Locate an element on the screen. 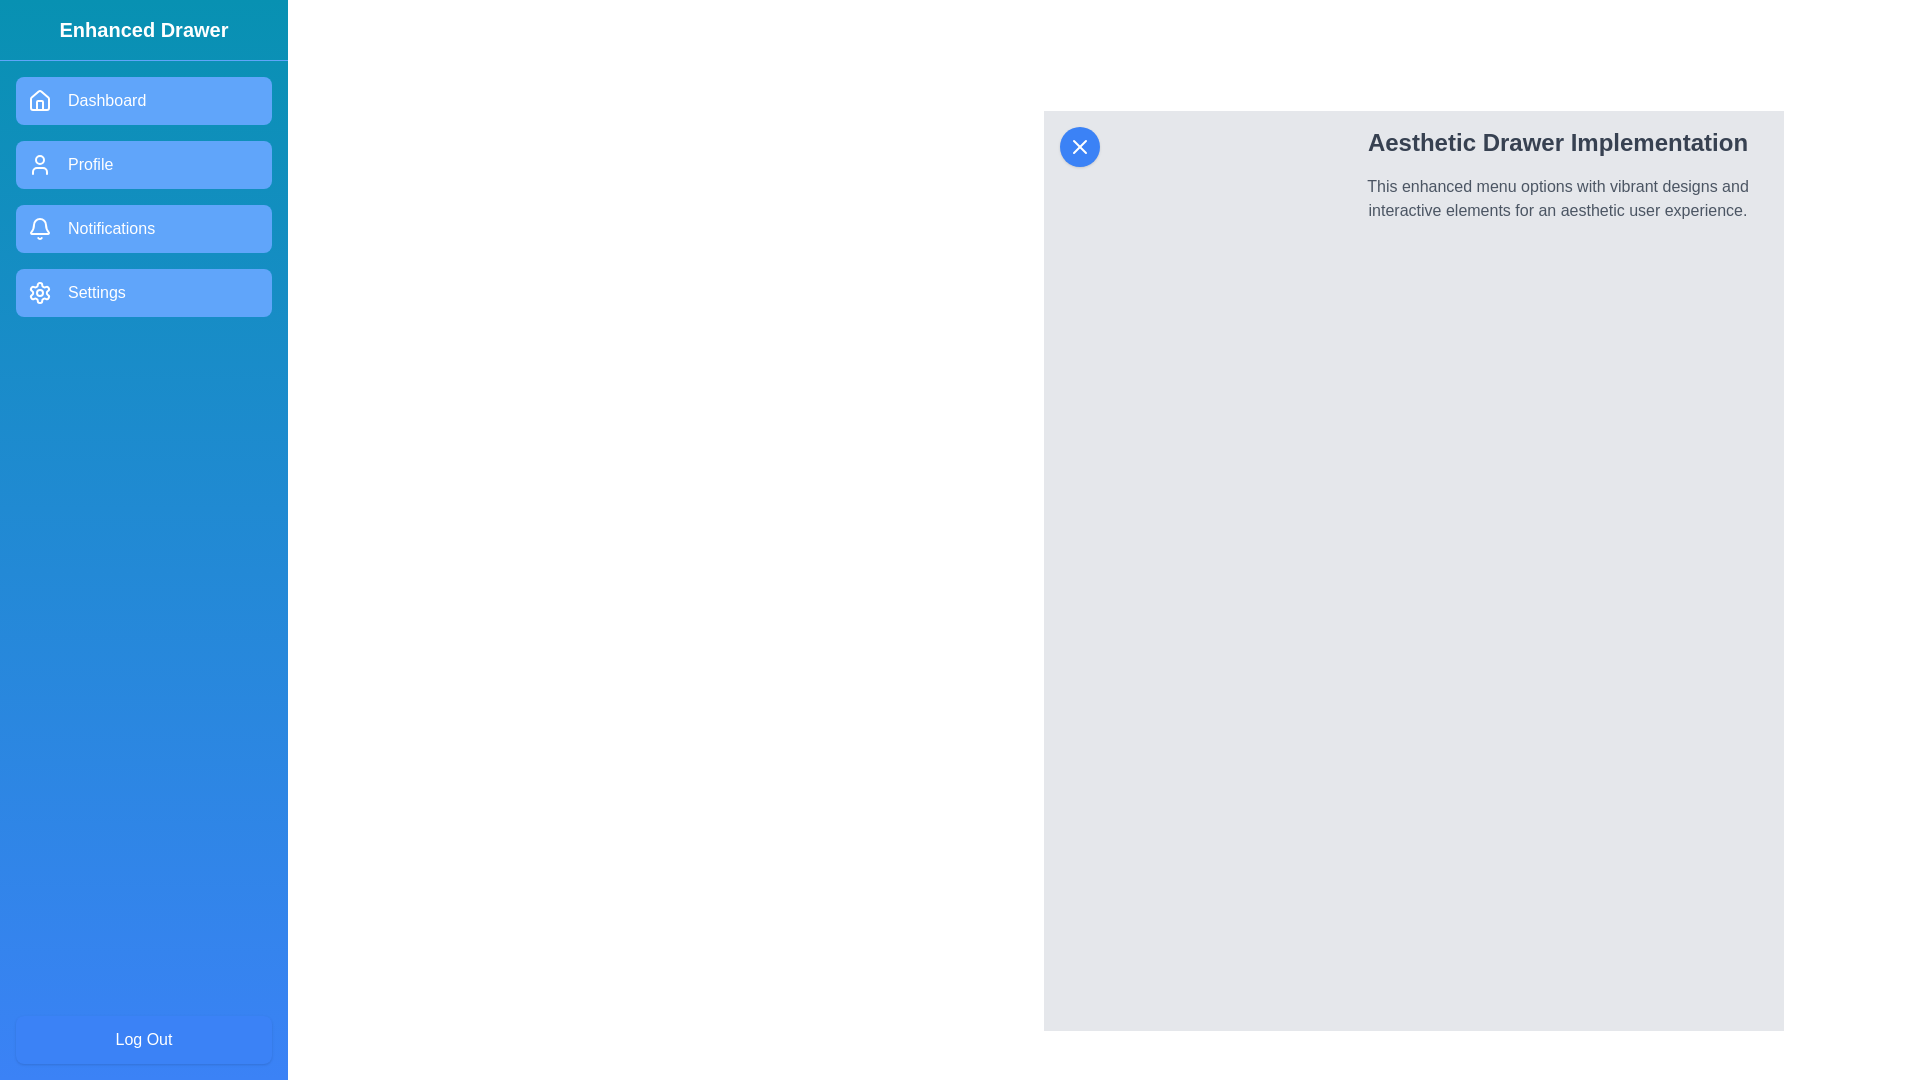 The height and width of the screenshot is (1080, 1920). the text block containing the content 'This enhanced menu options with vibrant designs and interactive elements for an aesthetic user experience.' which is styled with gray font color and positioned below the title 'Aesthetic Drawer Implementation.' is located at coordinates (1557, 199).